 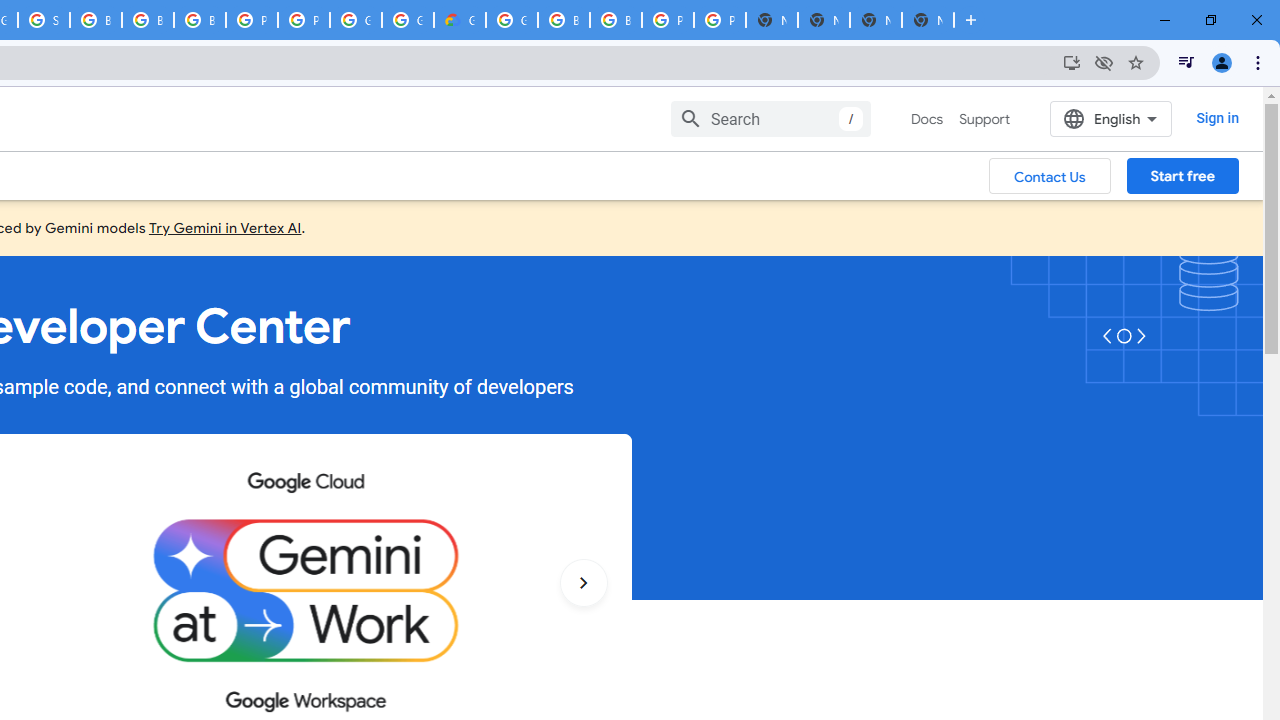 I want to click on 'Docs', so click(x=926, y=119).